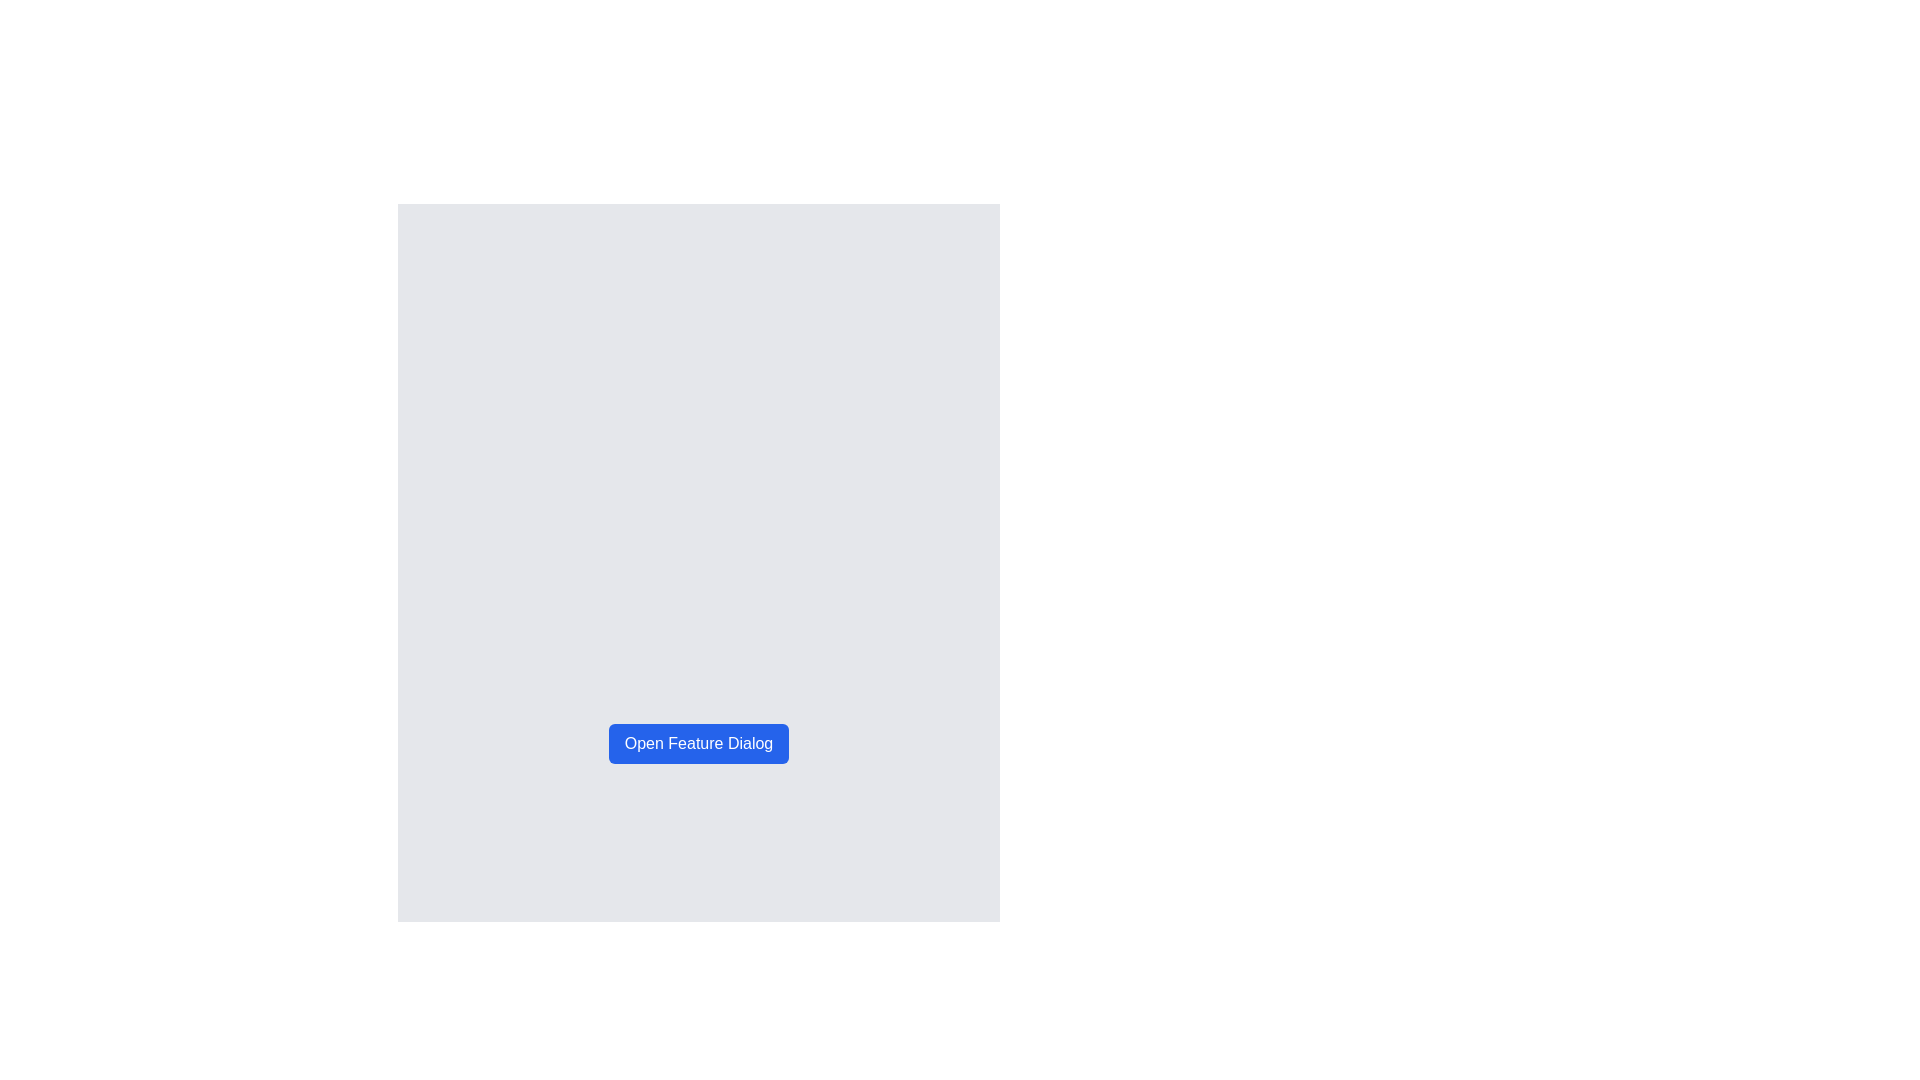 This screenshot has width=1920, height=1080. What do you see at coordinates (699, 744) in the screenshot?
I see `the centrally located button that opens a feature dialog to change its appearance` at bounding box center [699, 744].